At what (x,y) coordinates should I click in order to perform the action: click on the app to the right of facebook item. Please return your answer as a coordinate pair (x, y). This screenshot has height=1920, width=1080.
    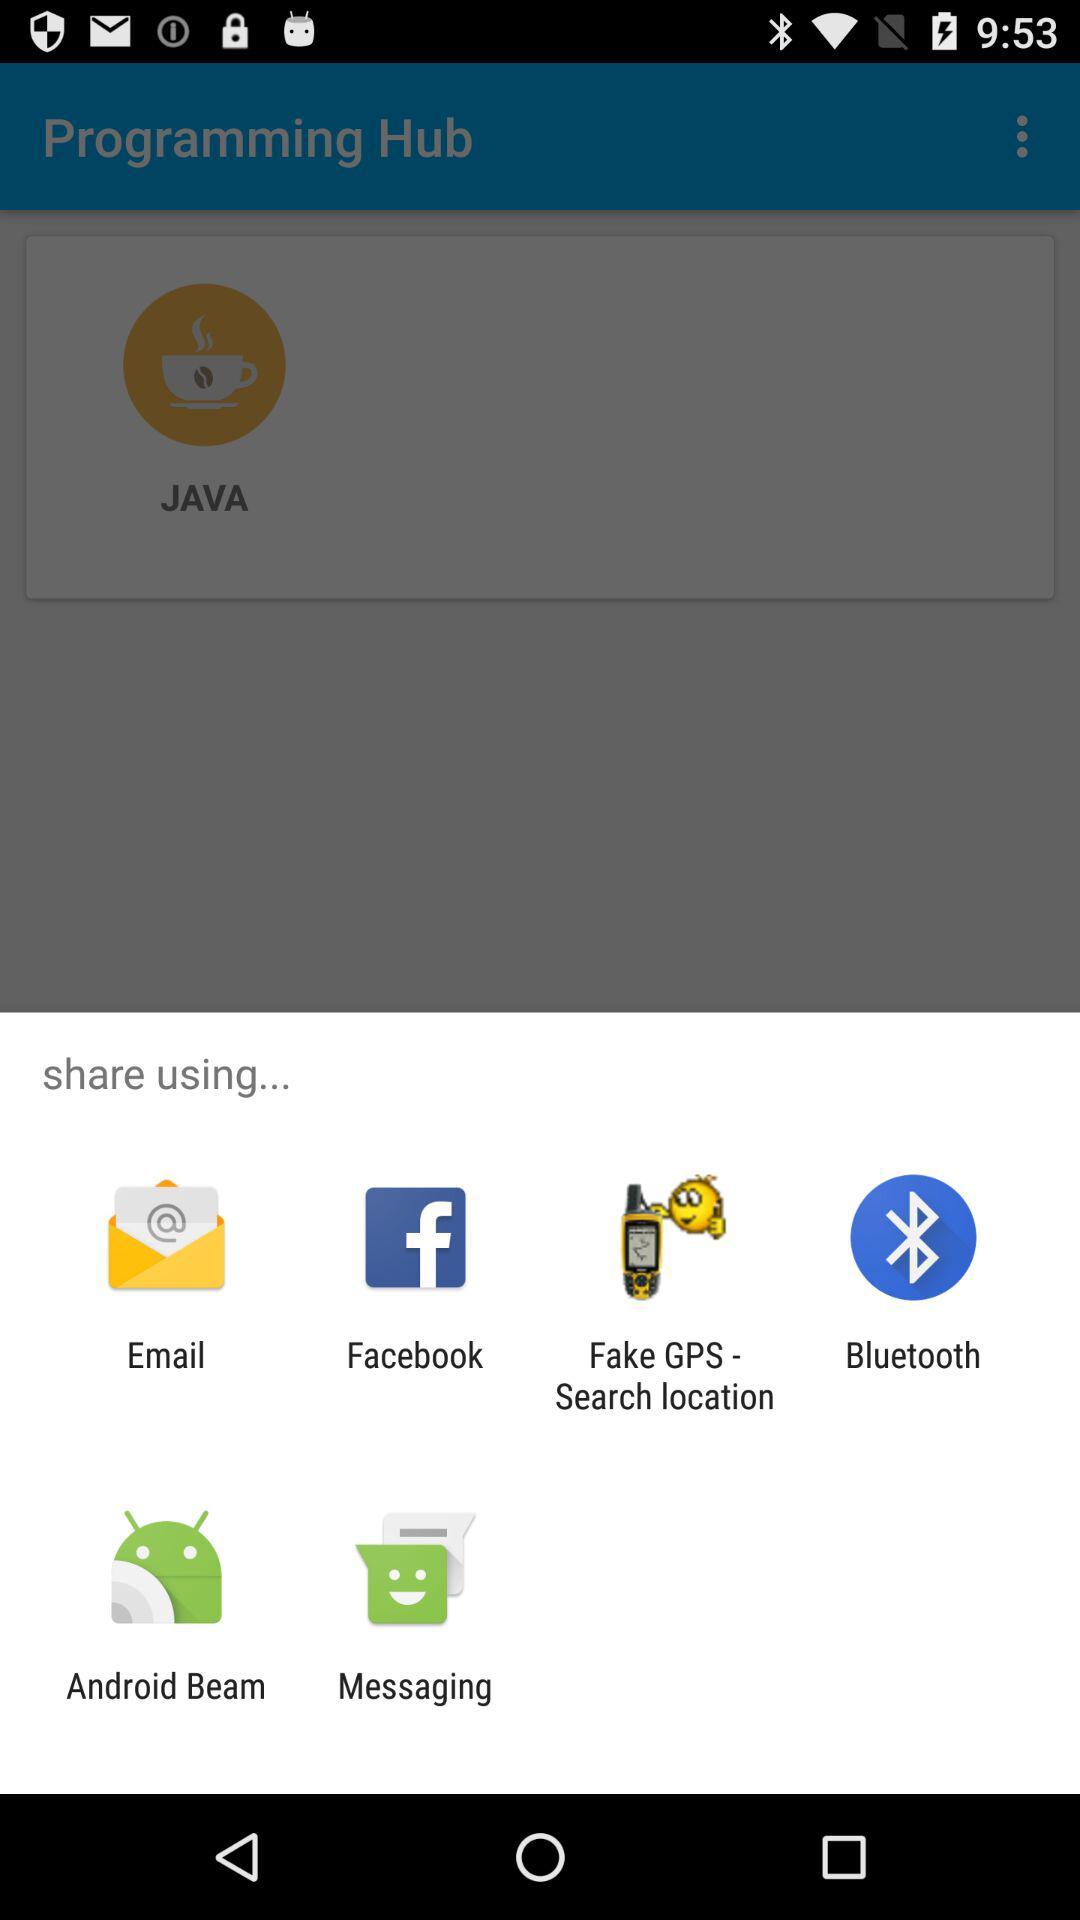
    Looking at the image, I should click on (664, 1374).